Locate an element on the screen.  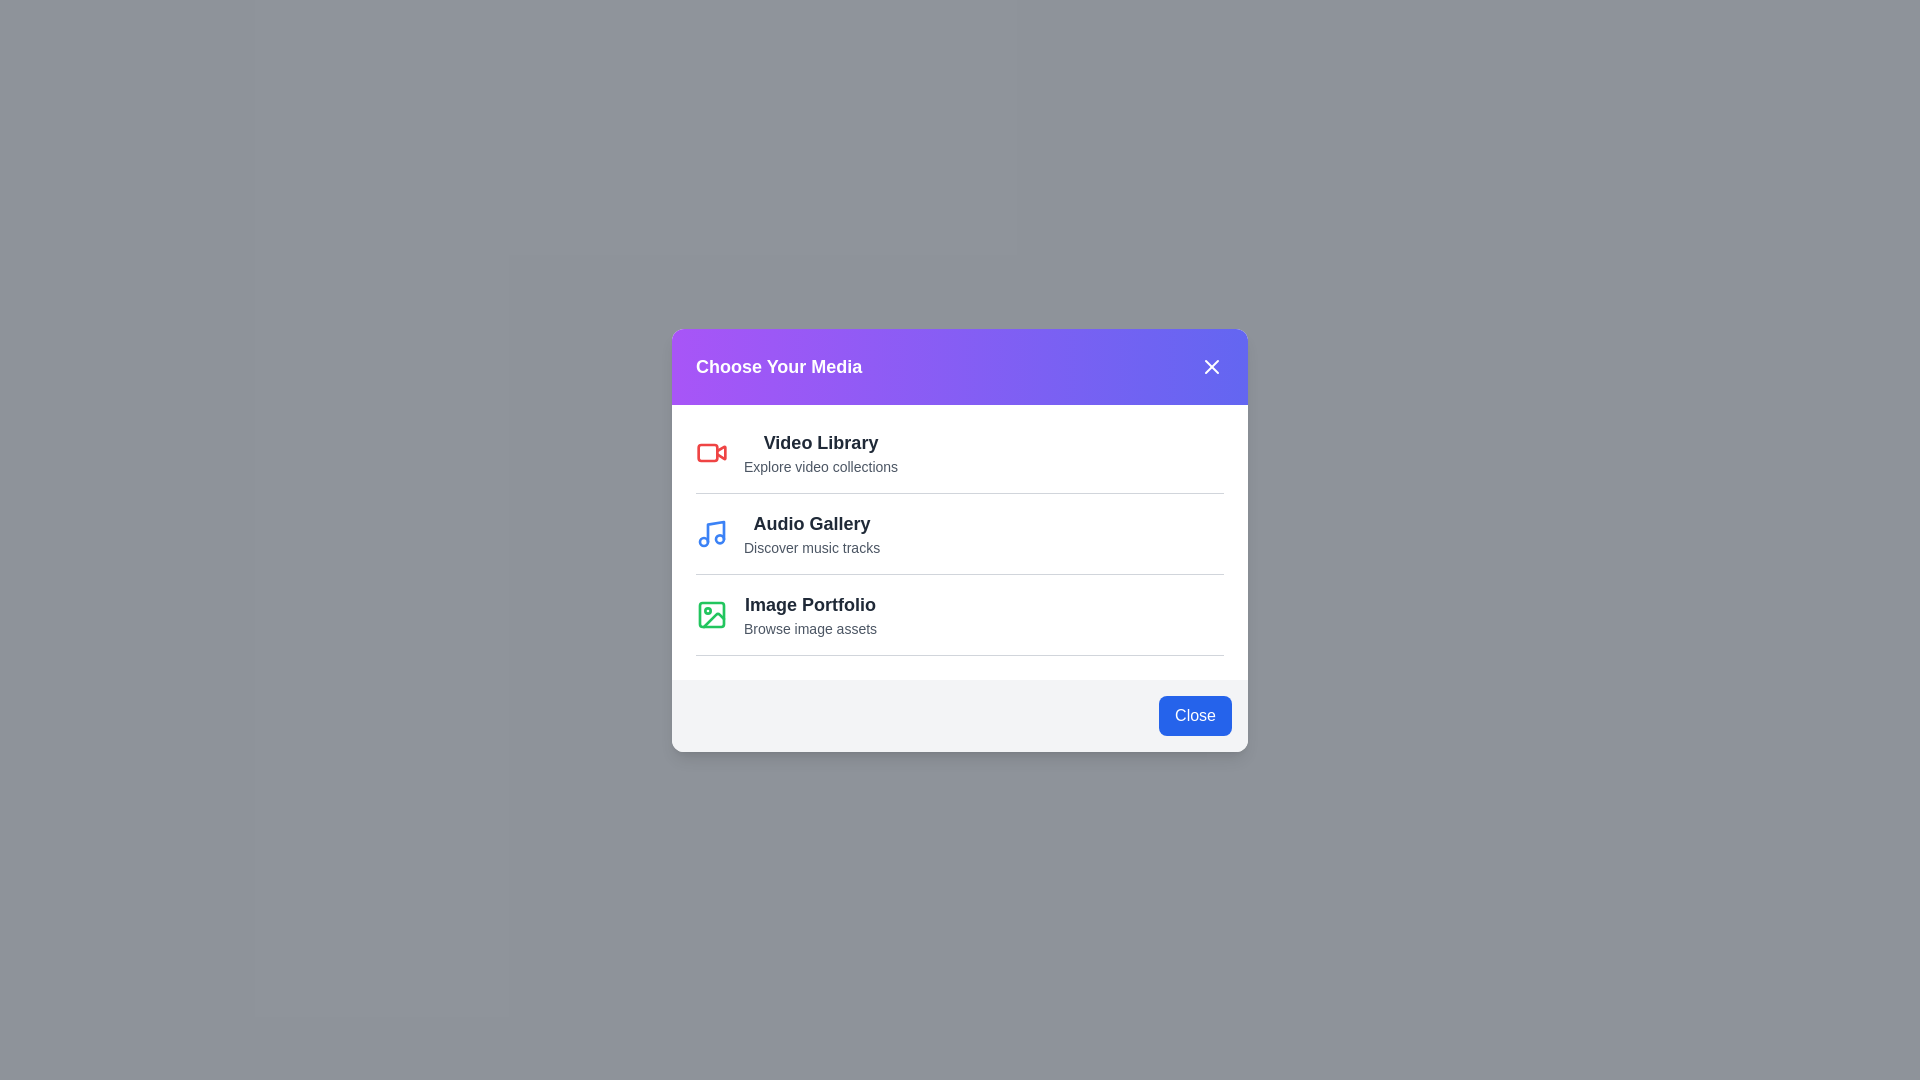
the 'Close' button to dismiss the dialog is located at coordinates (1195, 714).